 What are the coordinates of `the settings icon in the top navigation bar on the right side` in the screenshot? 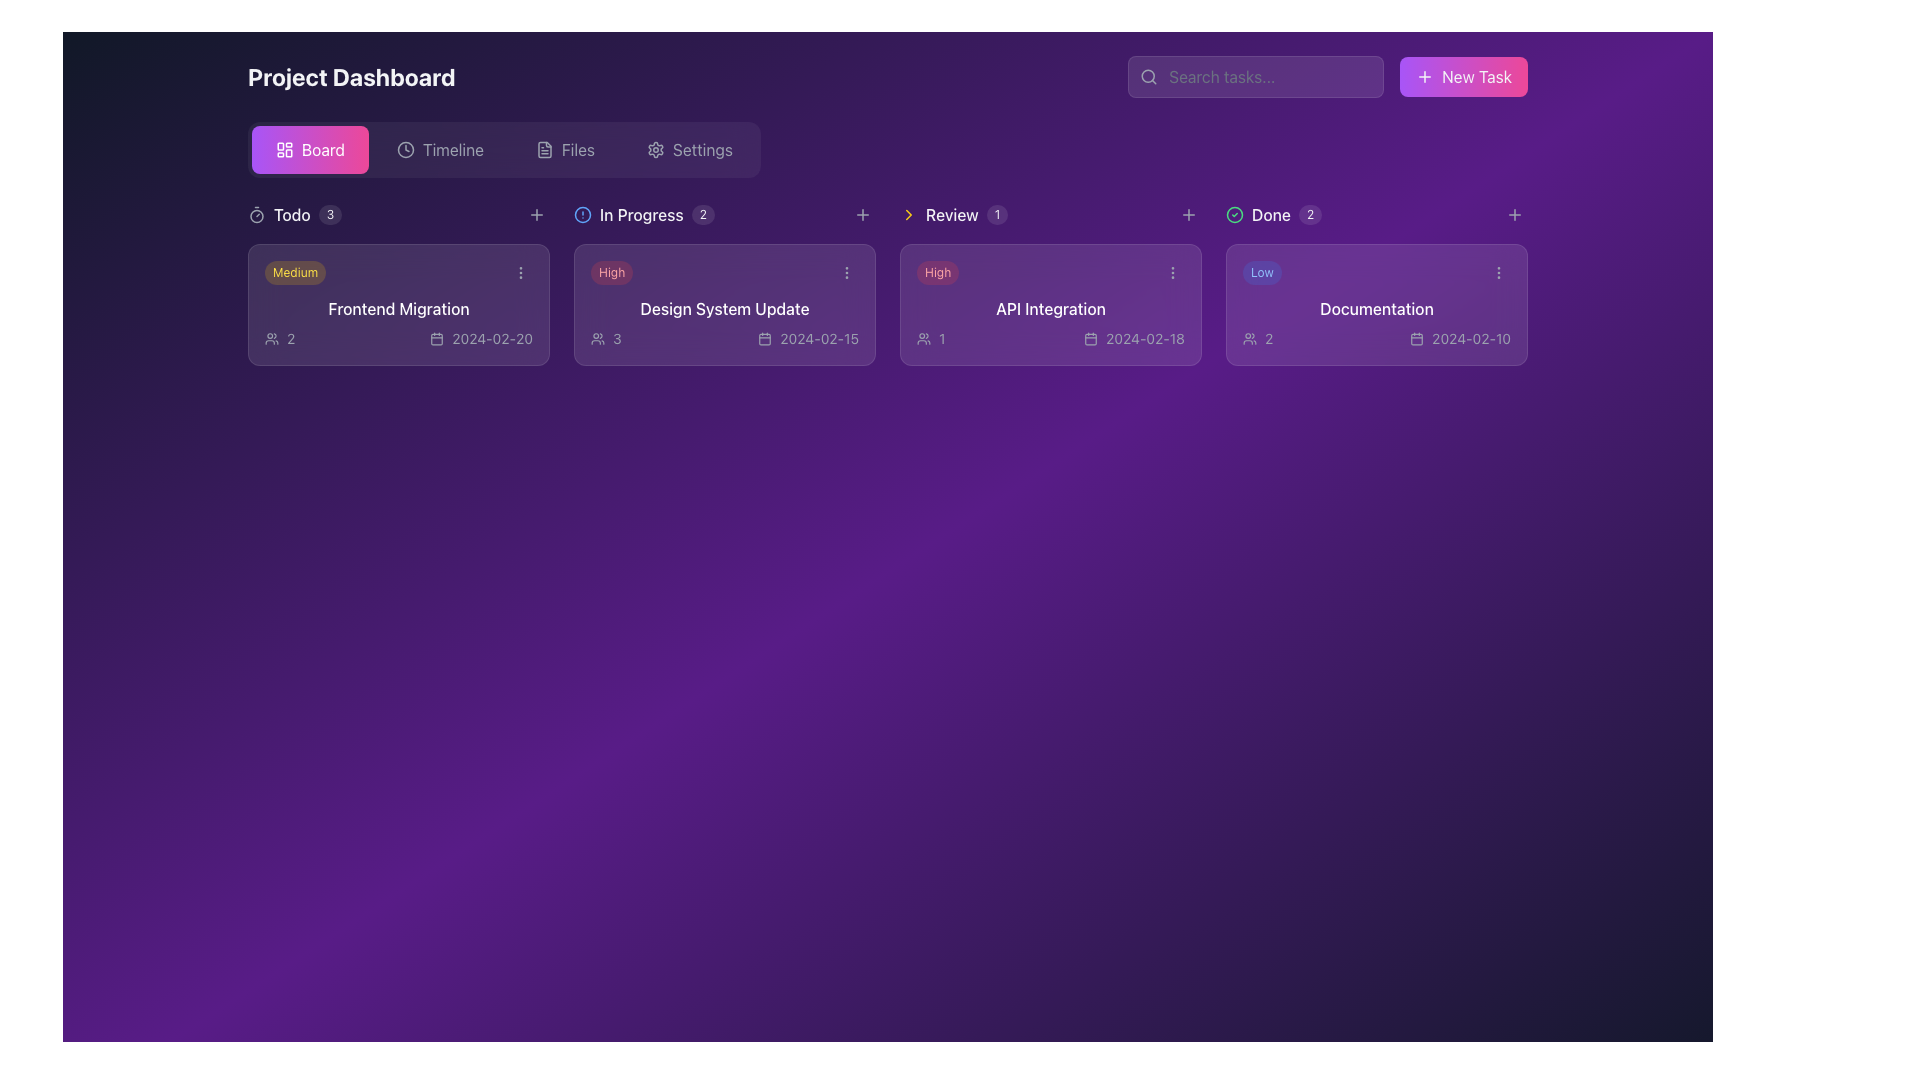 It's located at (656, 149).